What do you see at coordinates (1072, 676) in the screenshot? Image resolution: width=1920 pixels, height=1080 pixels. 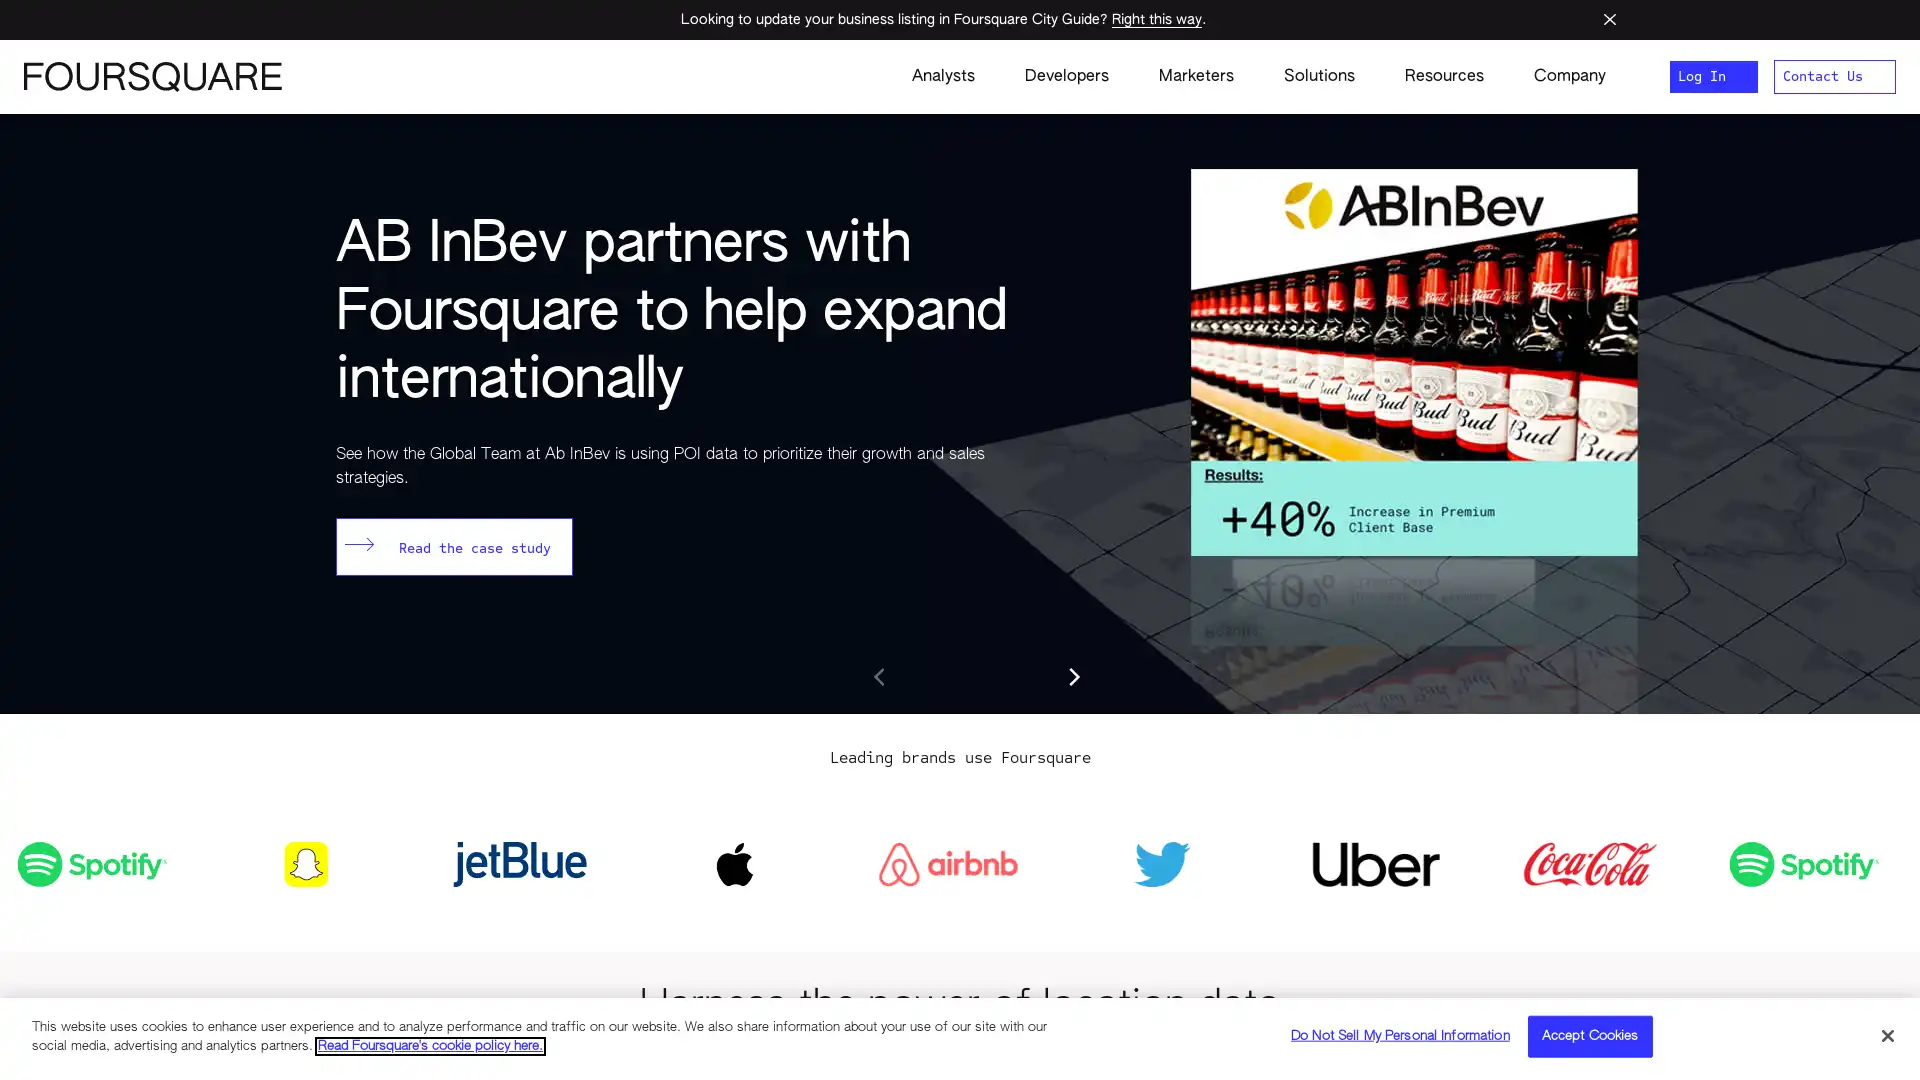 I see `Next` at bounding box center [1072, 676].